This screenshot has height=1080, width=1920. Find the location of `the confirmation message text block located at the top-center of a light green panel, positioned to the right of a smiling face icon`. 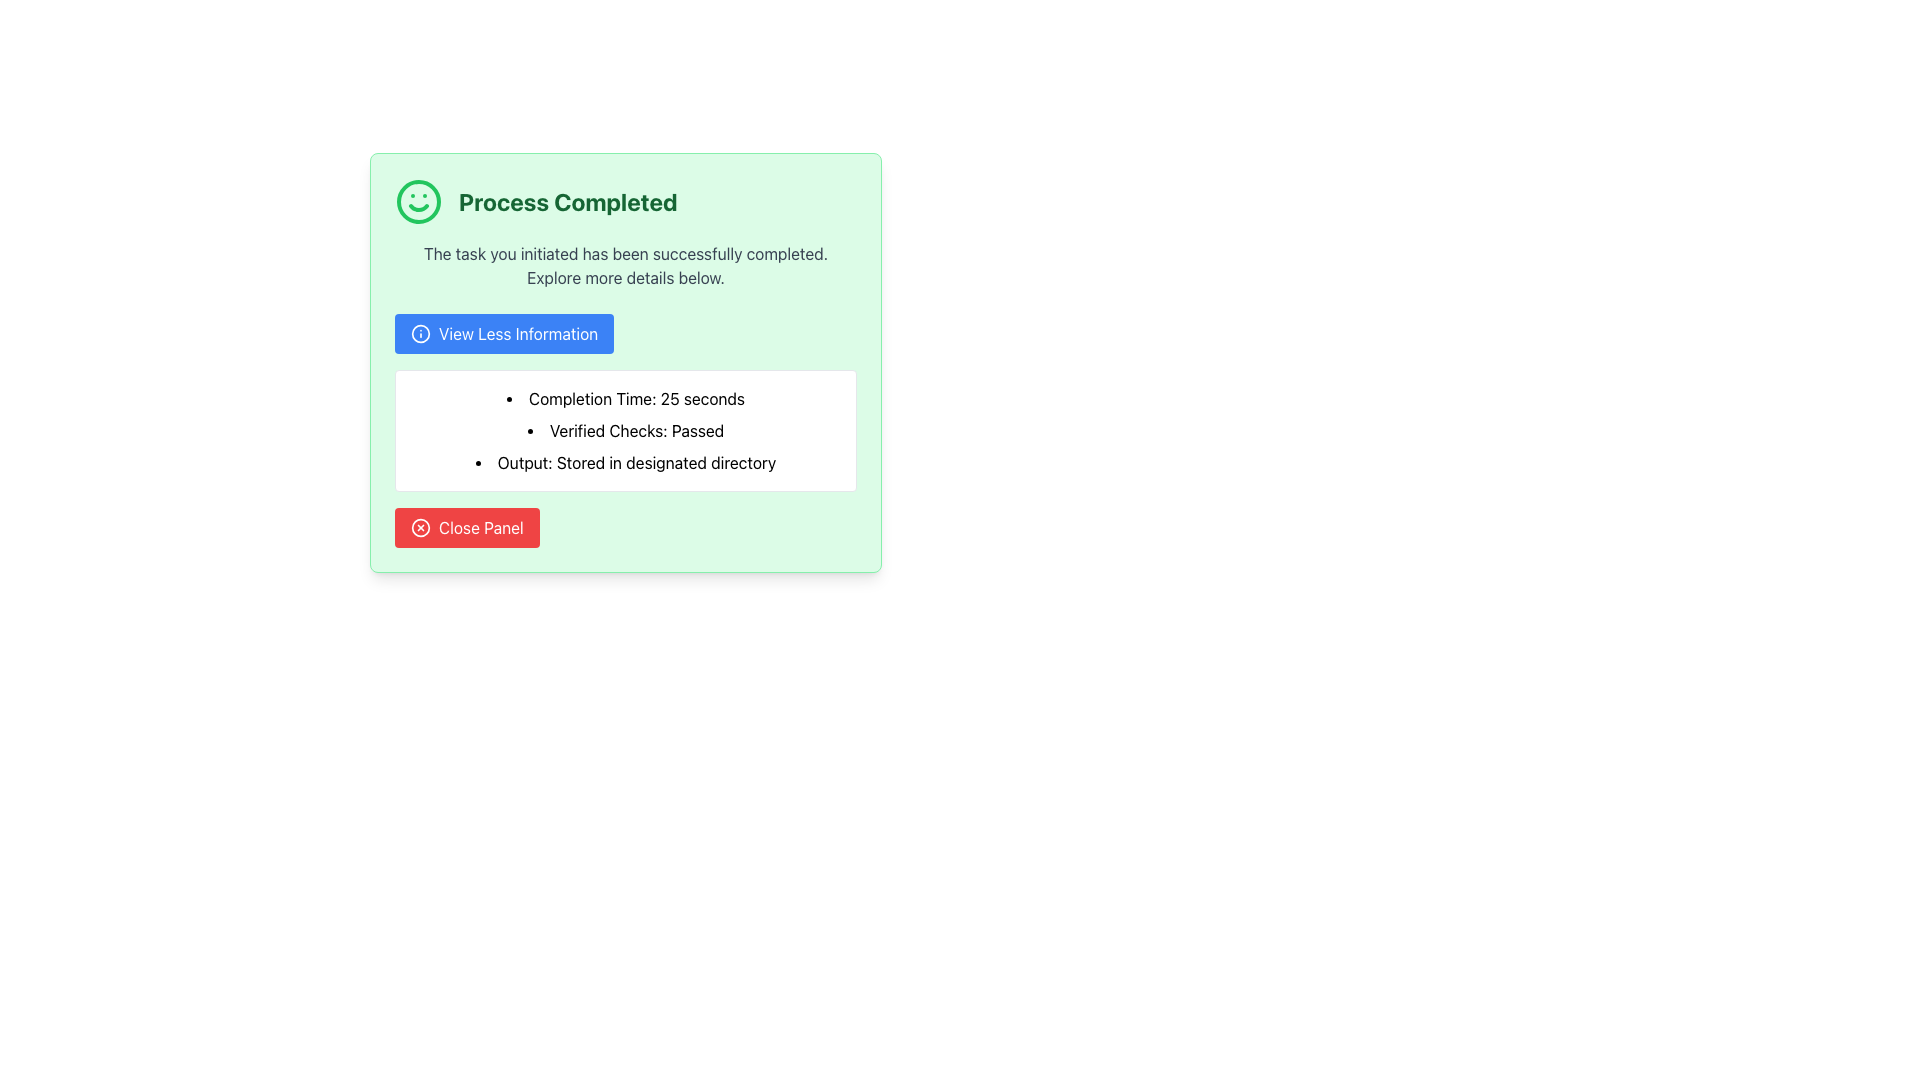

the confirmation message text block located at the top-center of a light green panel, positioned to the right of a smiling face icon is located at coordinates (567, 201).